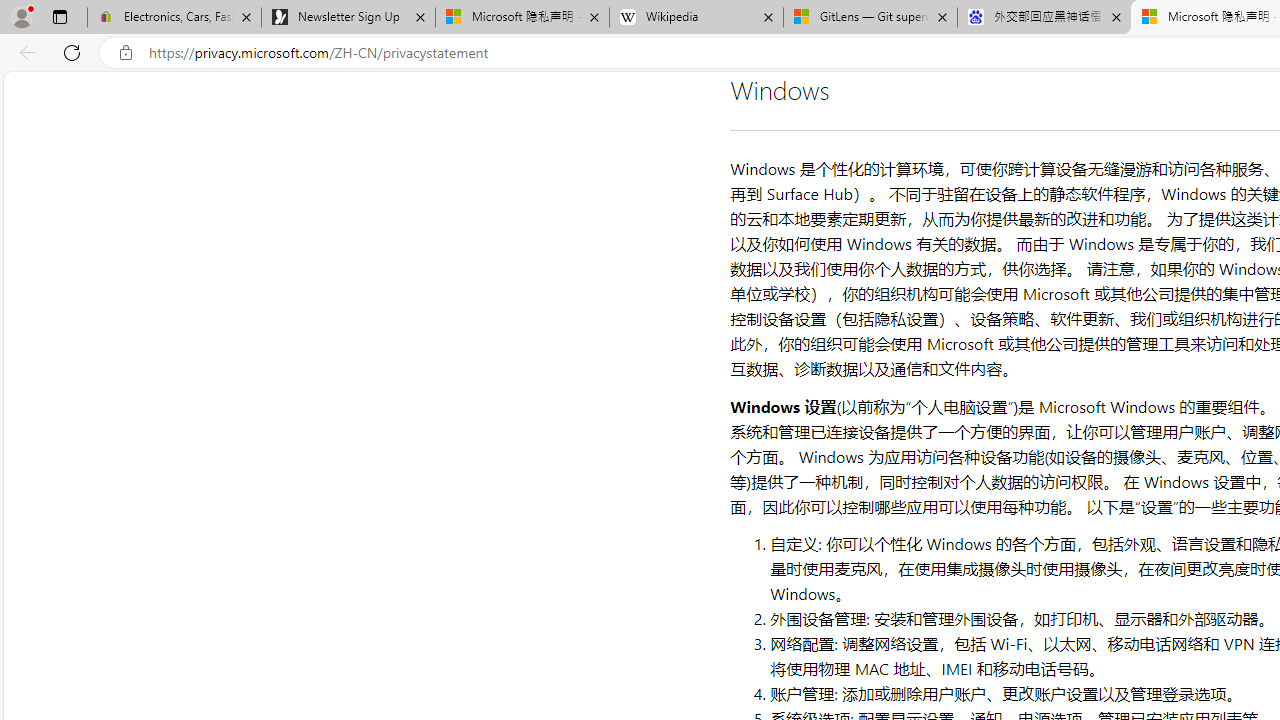  What do you see at coordinates (348, 17) in the screenshot?
I see `'Newsletter Sign Up'` at bounding box center [348, 17].